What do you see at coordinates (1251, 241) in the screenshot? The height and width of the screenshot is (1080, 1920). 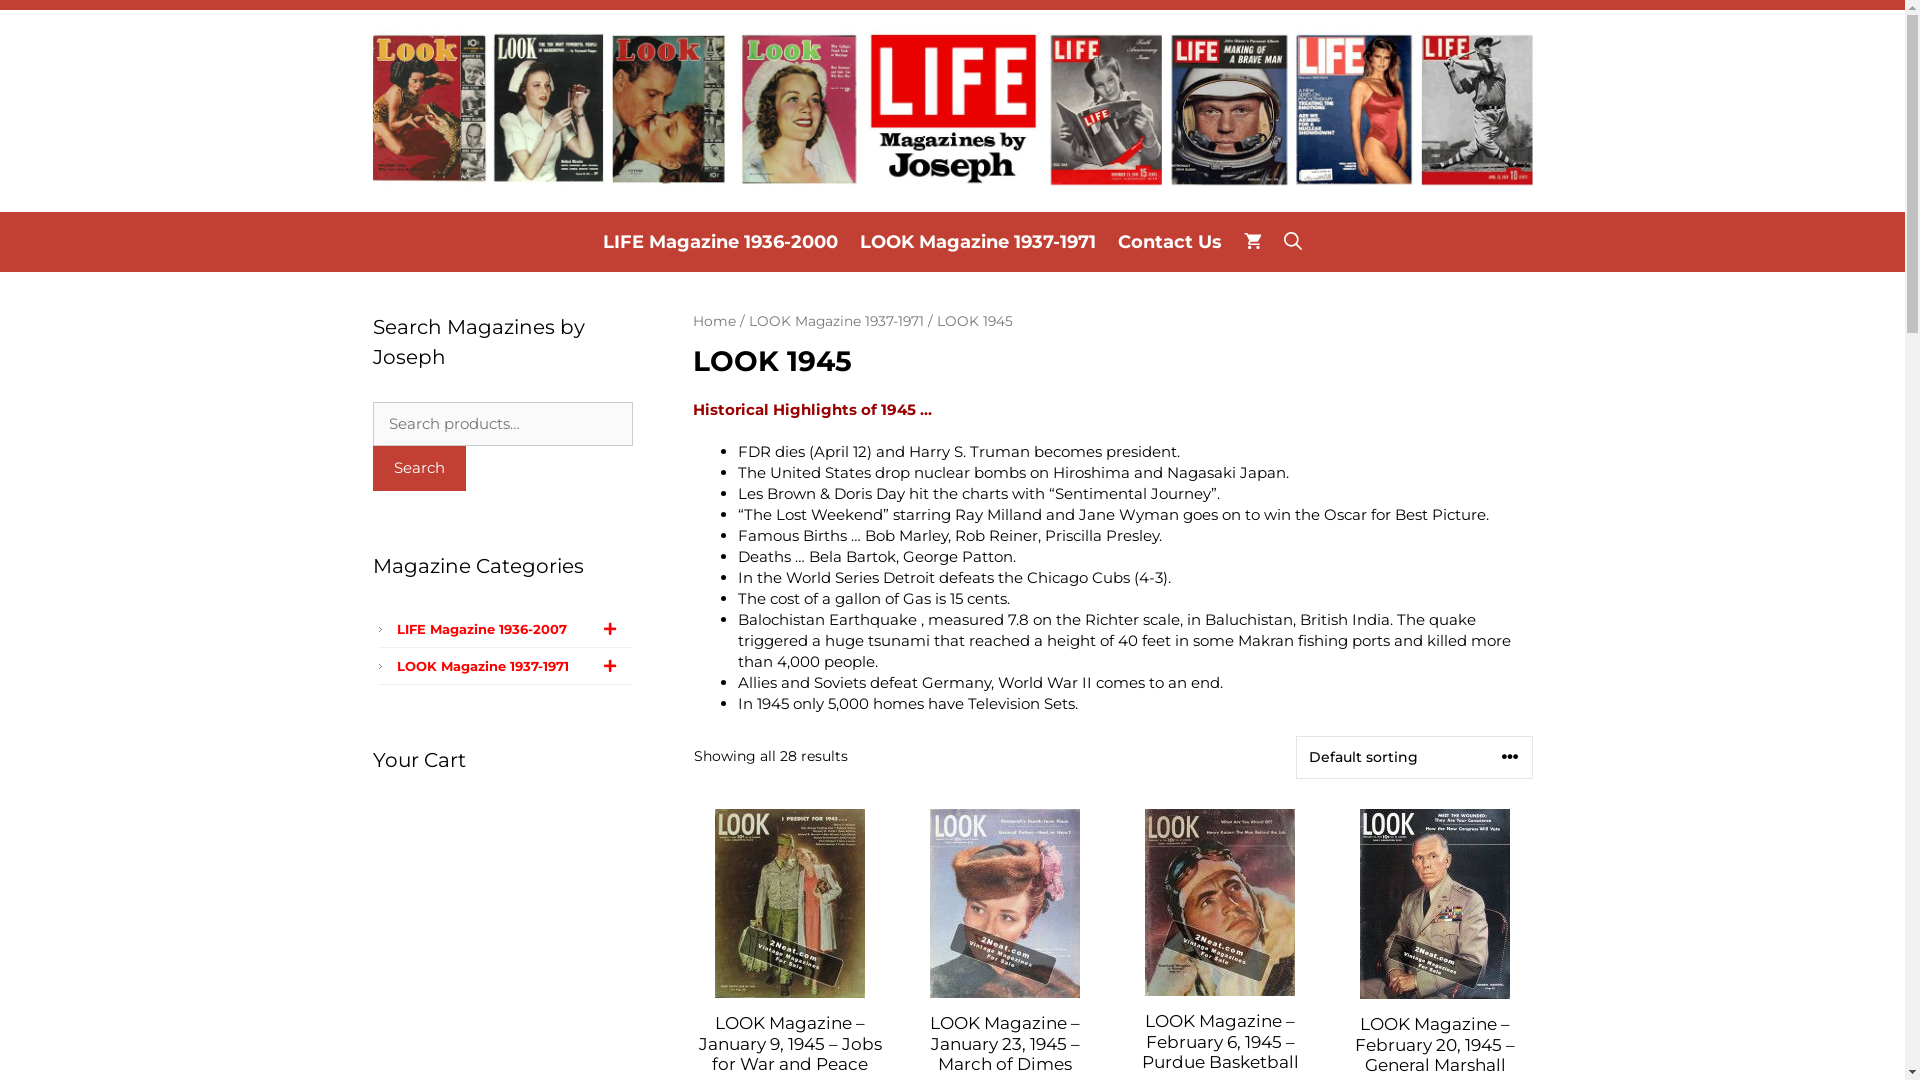 I see `'View your shopping cart'` at bounding box center [1251, 241].